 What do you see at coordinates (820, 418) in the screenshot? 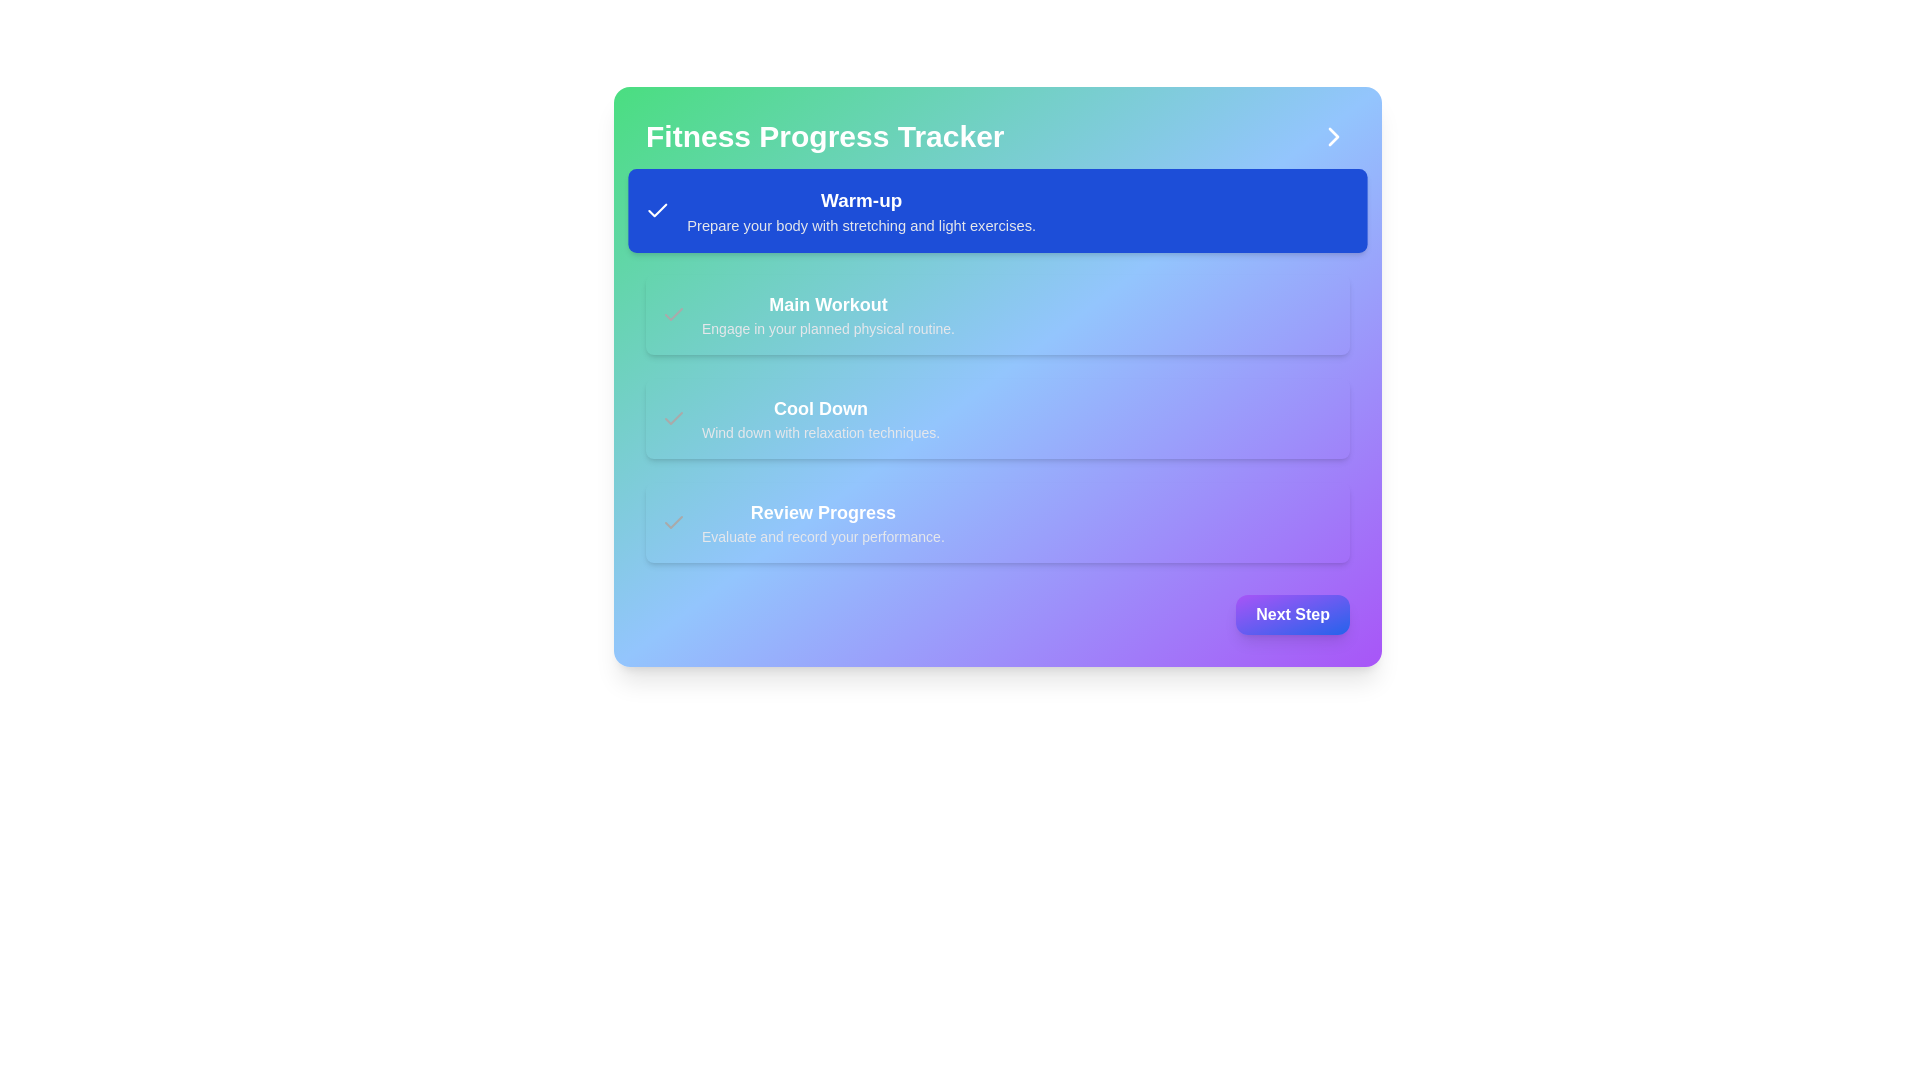
I see `the 'Cool Down' text label, which indicates the third step in the fitness progress tracker, located below 'Main Workout' and above 'Review Progress'` at bounding box center [820, 418].